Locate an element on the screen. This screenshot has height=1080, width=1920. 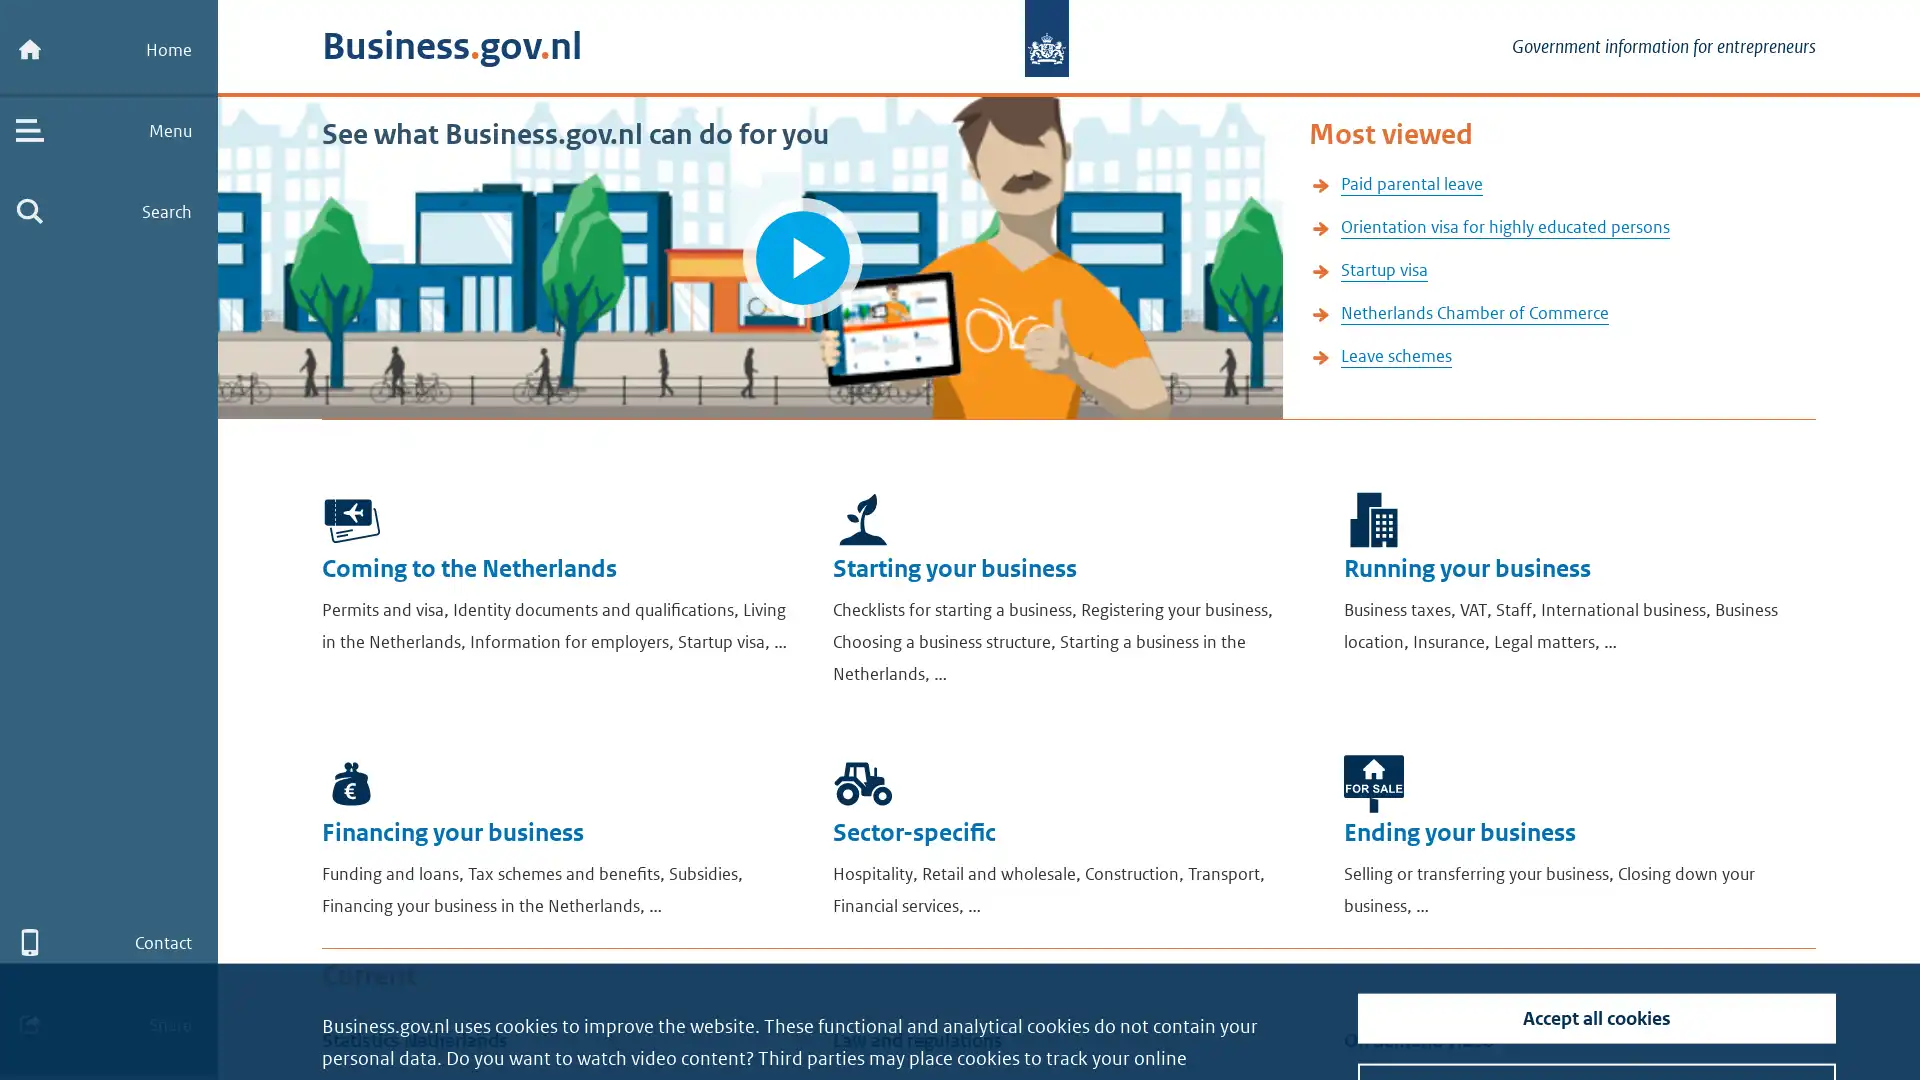
Accept all cookies is located at coordinates (1596, 944).